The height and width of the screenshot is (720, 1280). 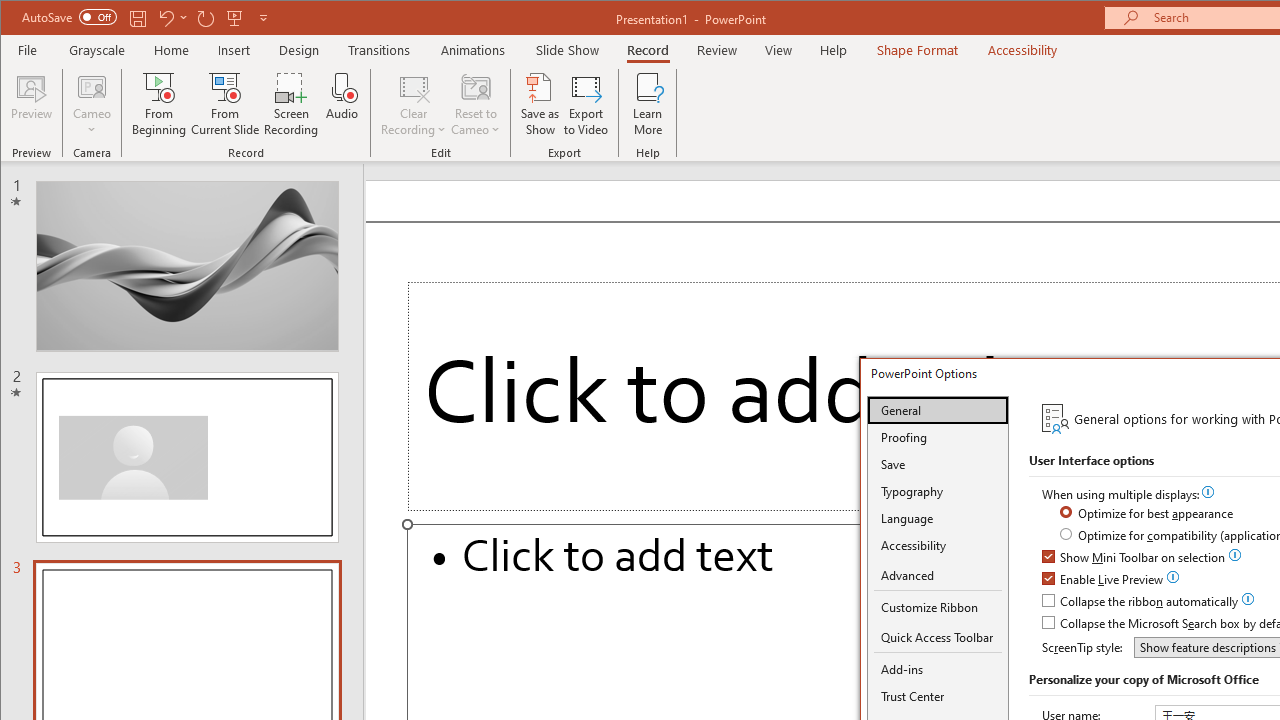 What do you see at coordinates (937, 409) in the screenshot?
I see `'General'` at bounding box center [937, 409].